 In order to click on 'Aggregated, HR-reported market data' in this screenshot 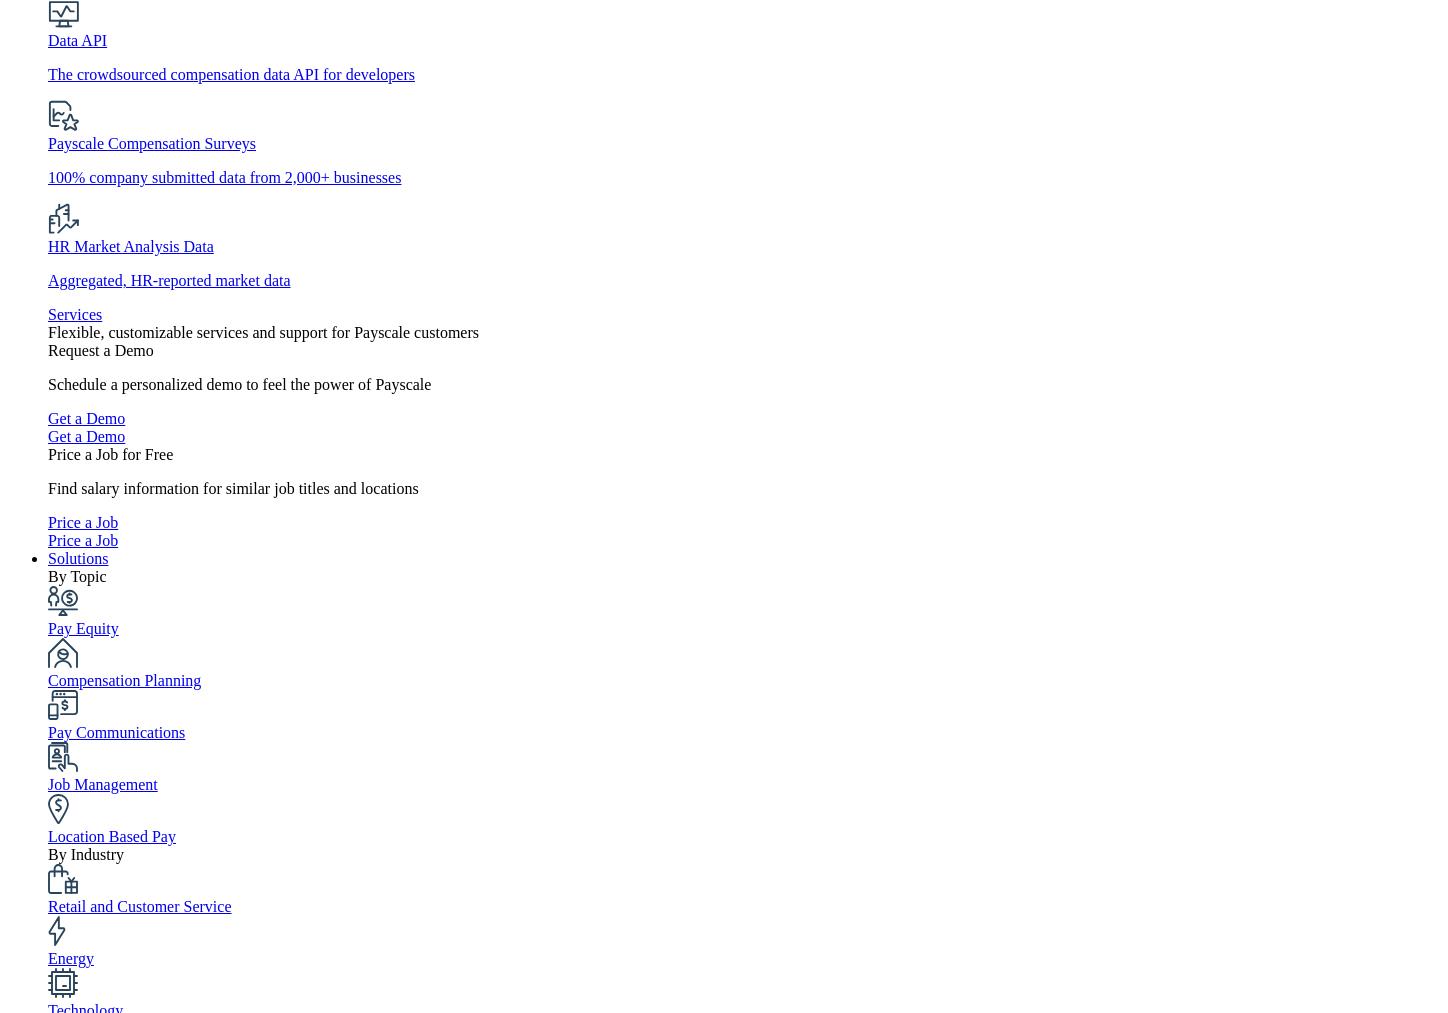, I will do `click(167, 279)`.